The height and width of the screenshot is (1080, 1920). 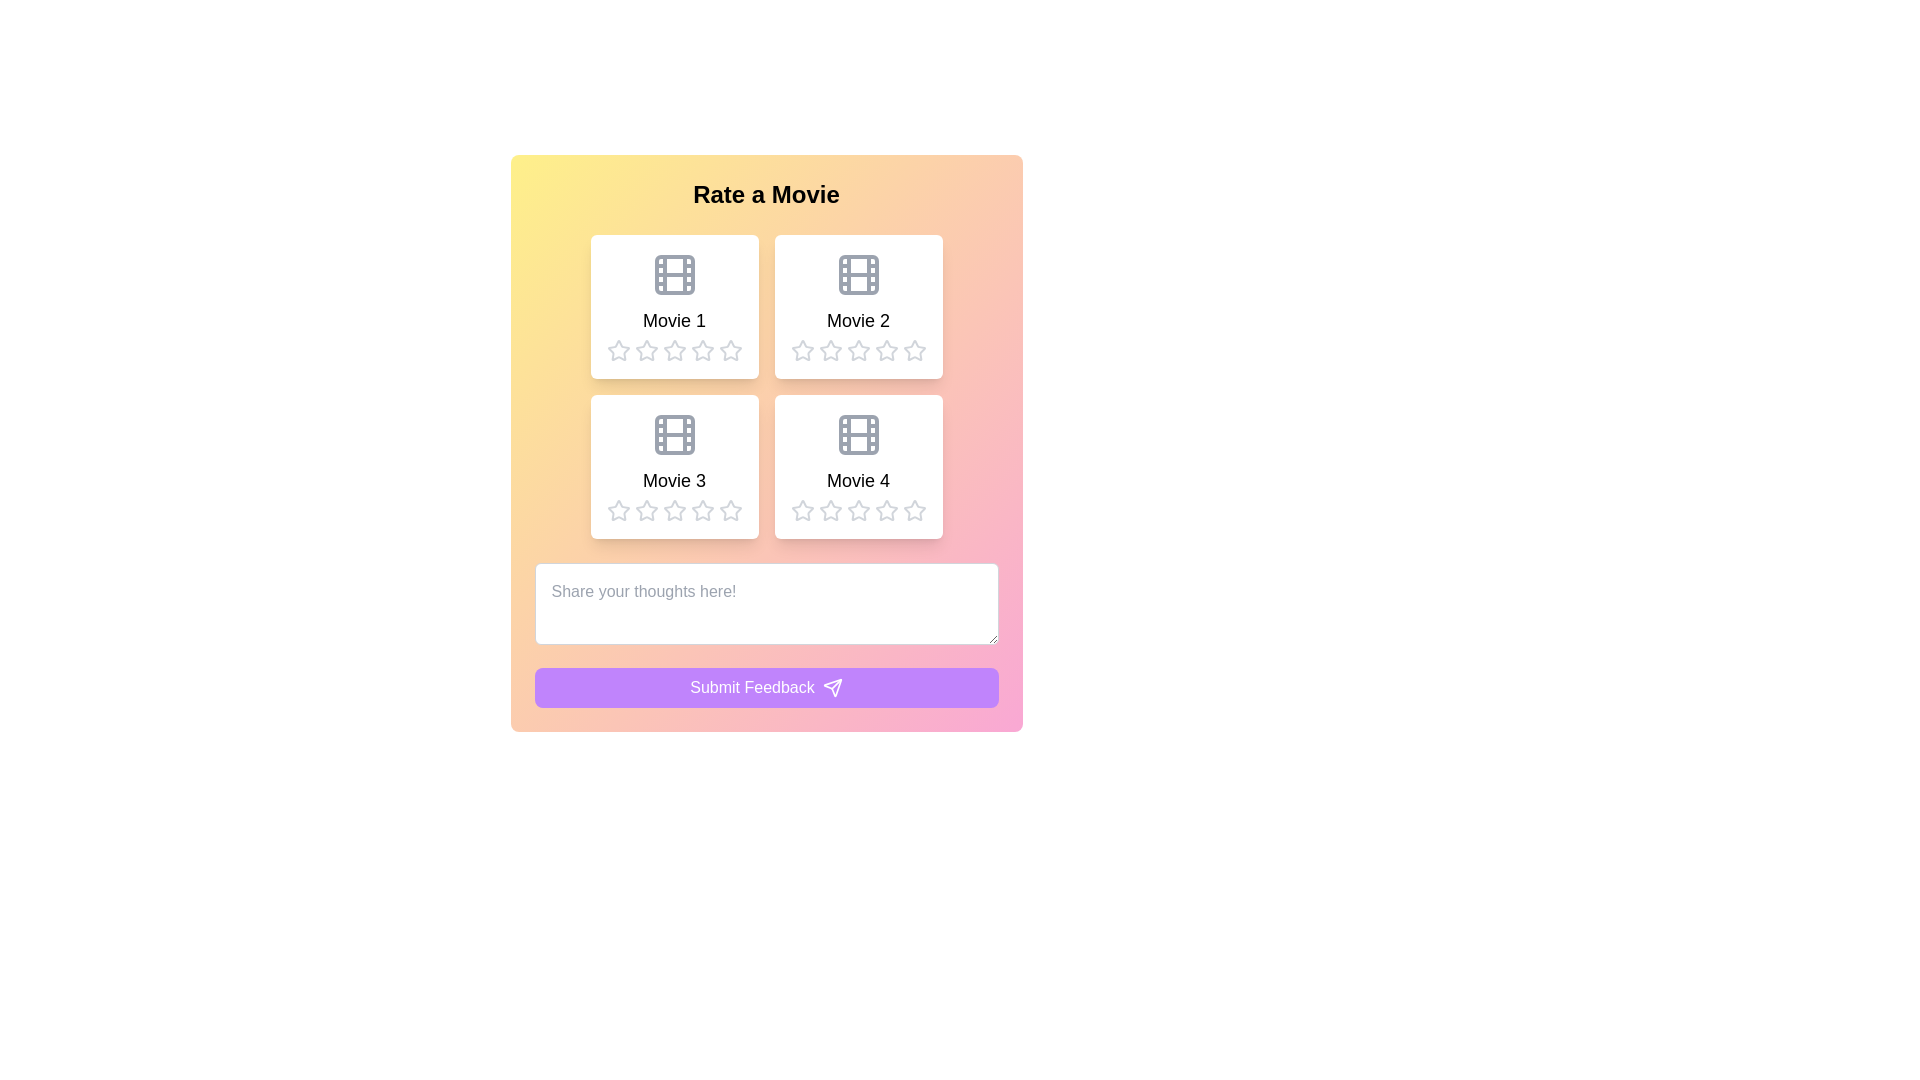 What do you see at coordinates (617, 509) in the screenshot?
I see `the first star rating icon under the panel labeled 'Movie 3'` at bounding box center [617, 509].